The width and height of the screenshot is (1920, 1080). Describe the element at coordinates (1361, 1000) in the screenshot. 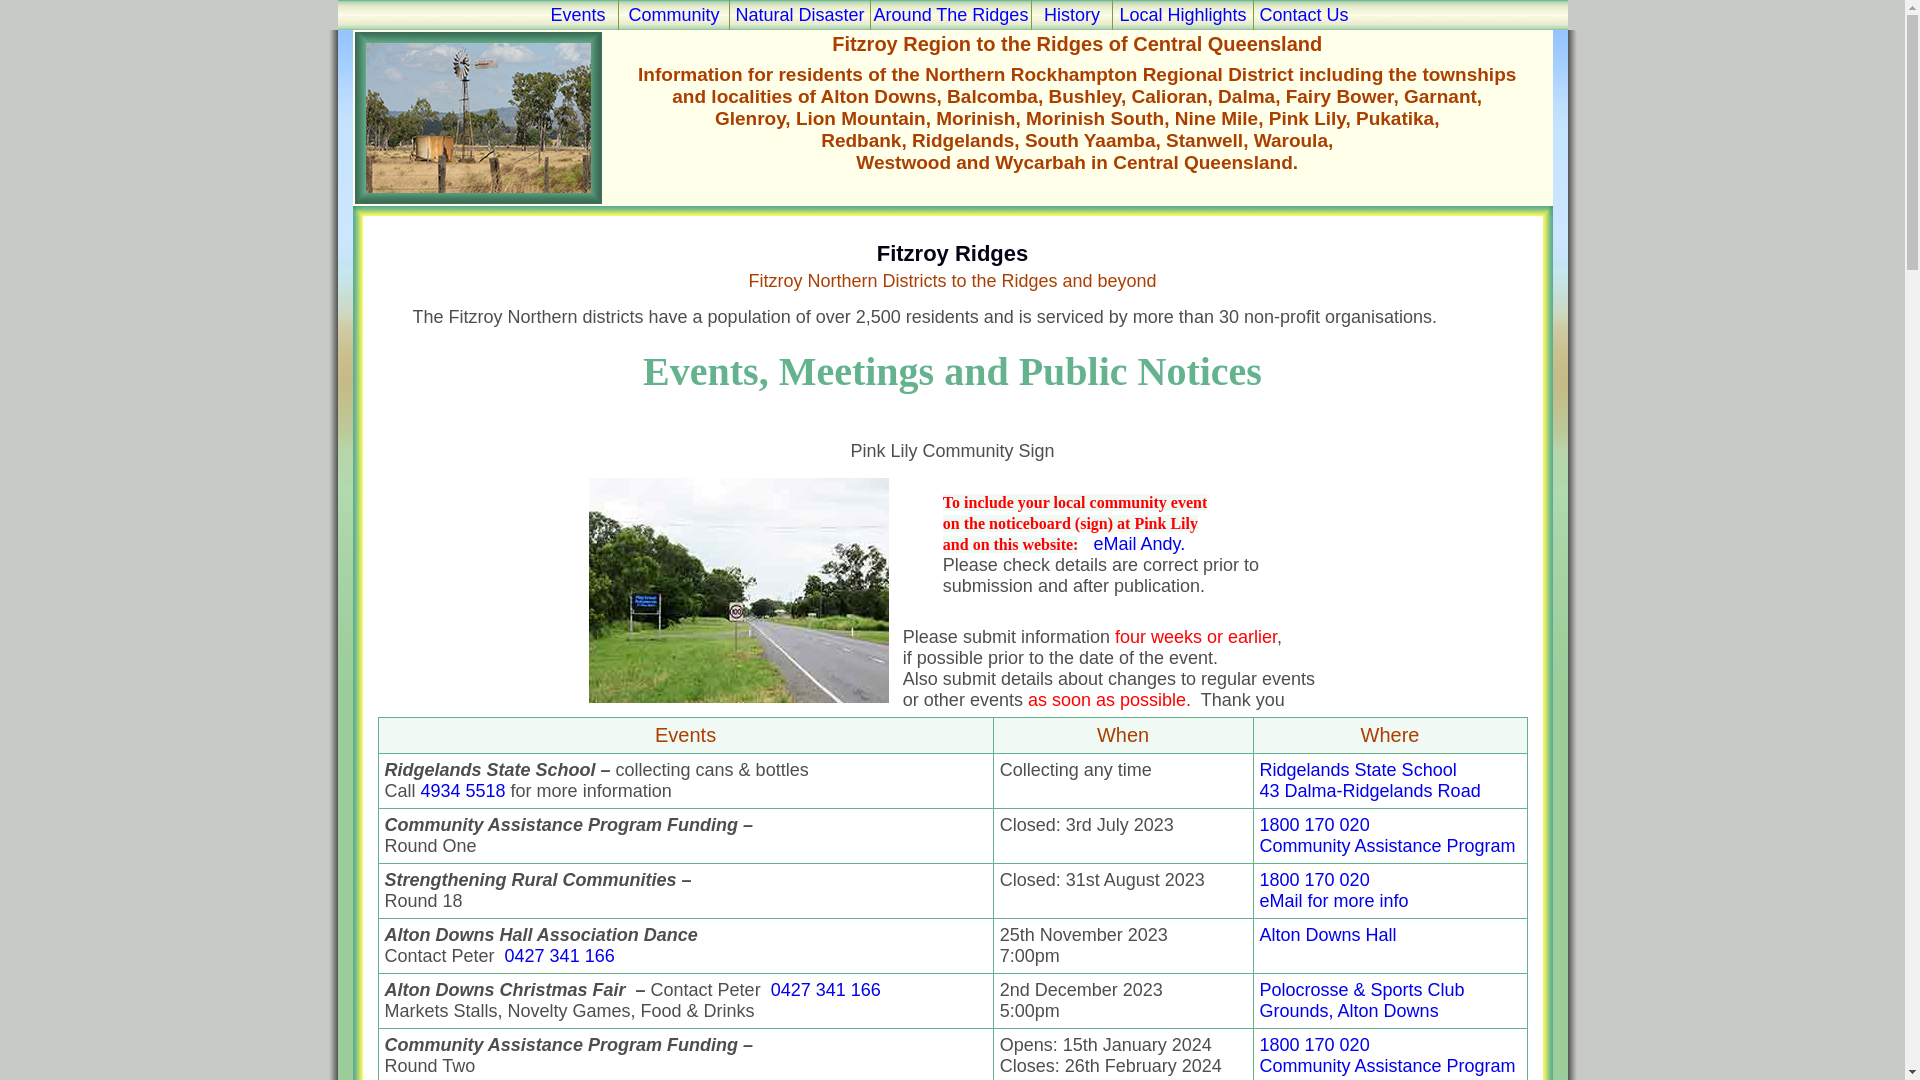

I see `'Polocrosse & Sports Club` at that location.